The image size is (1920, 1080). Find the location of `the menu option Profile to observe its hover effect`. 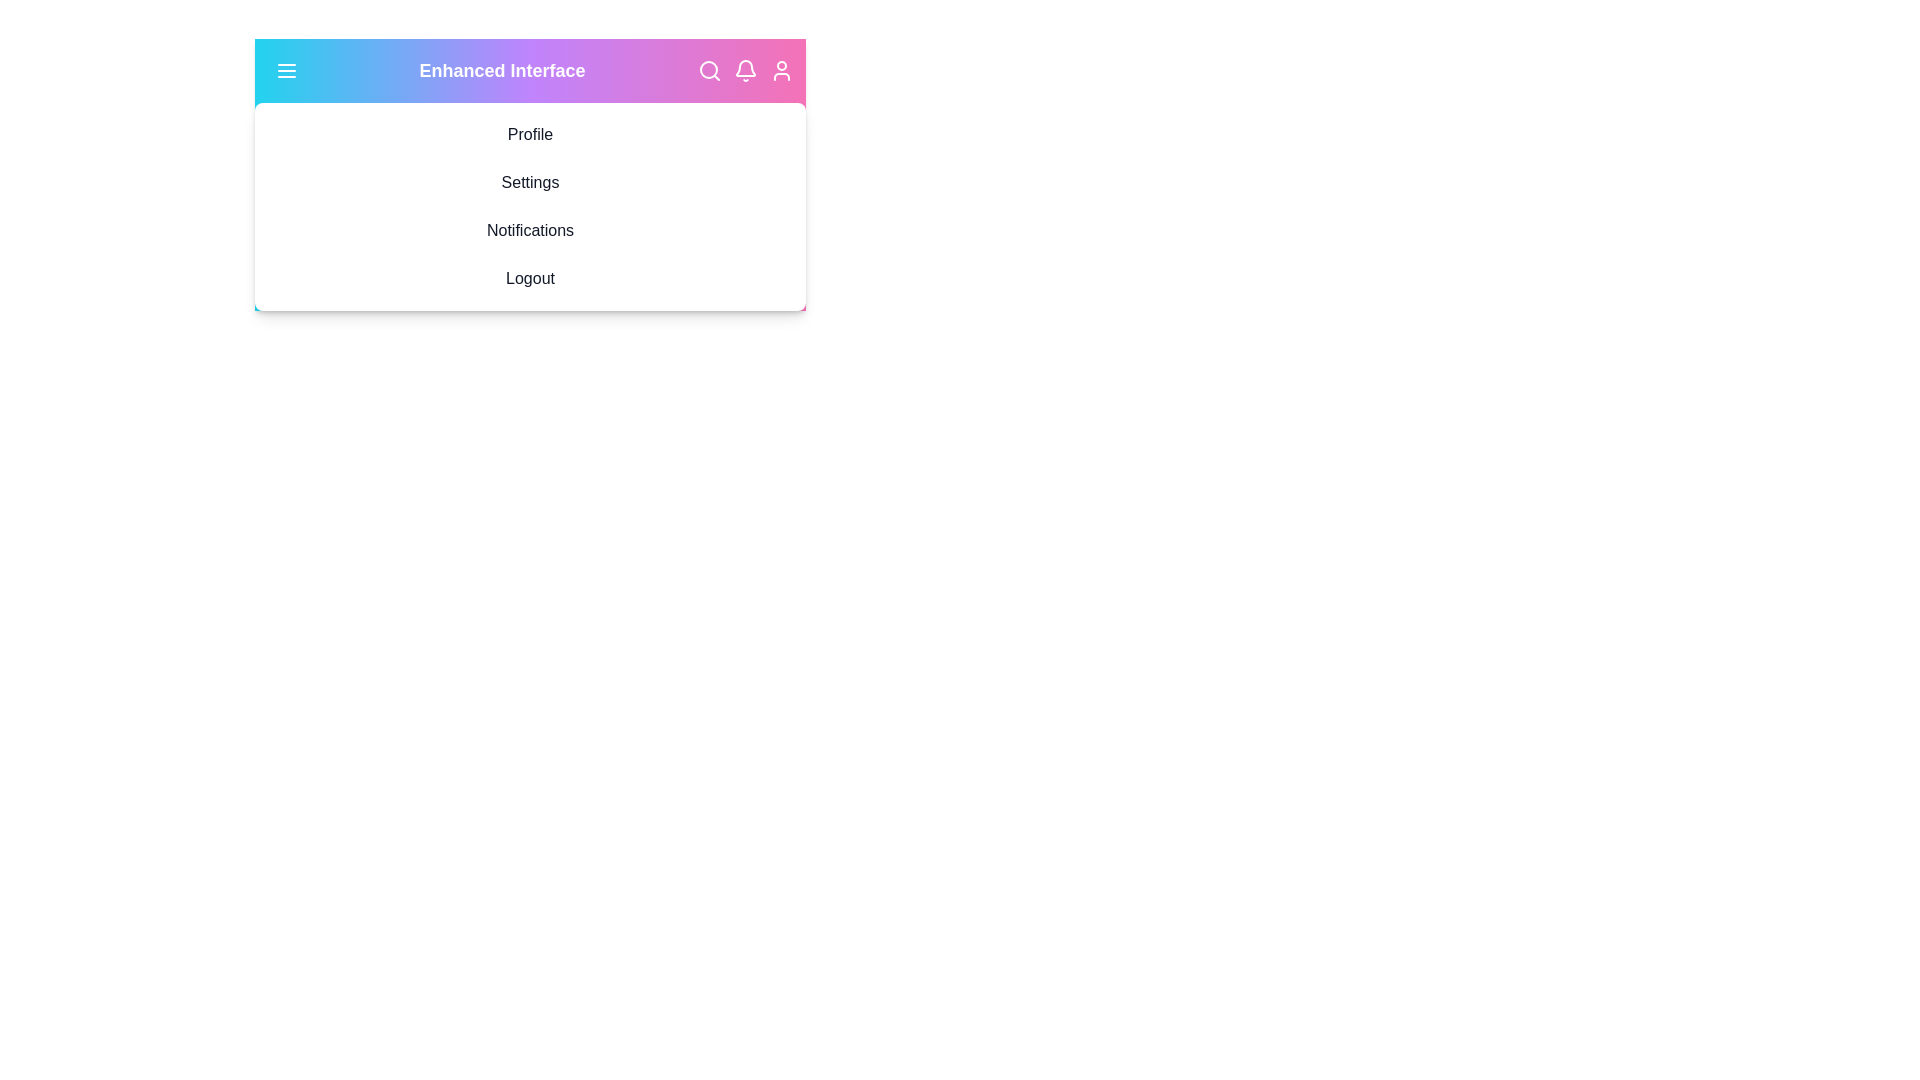

the menu option Profile to observe its hover effect is located at coordinates (530, 135).